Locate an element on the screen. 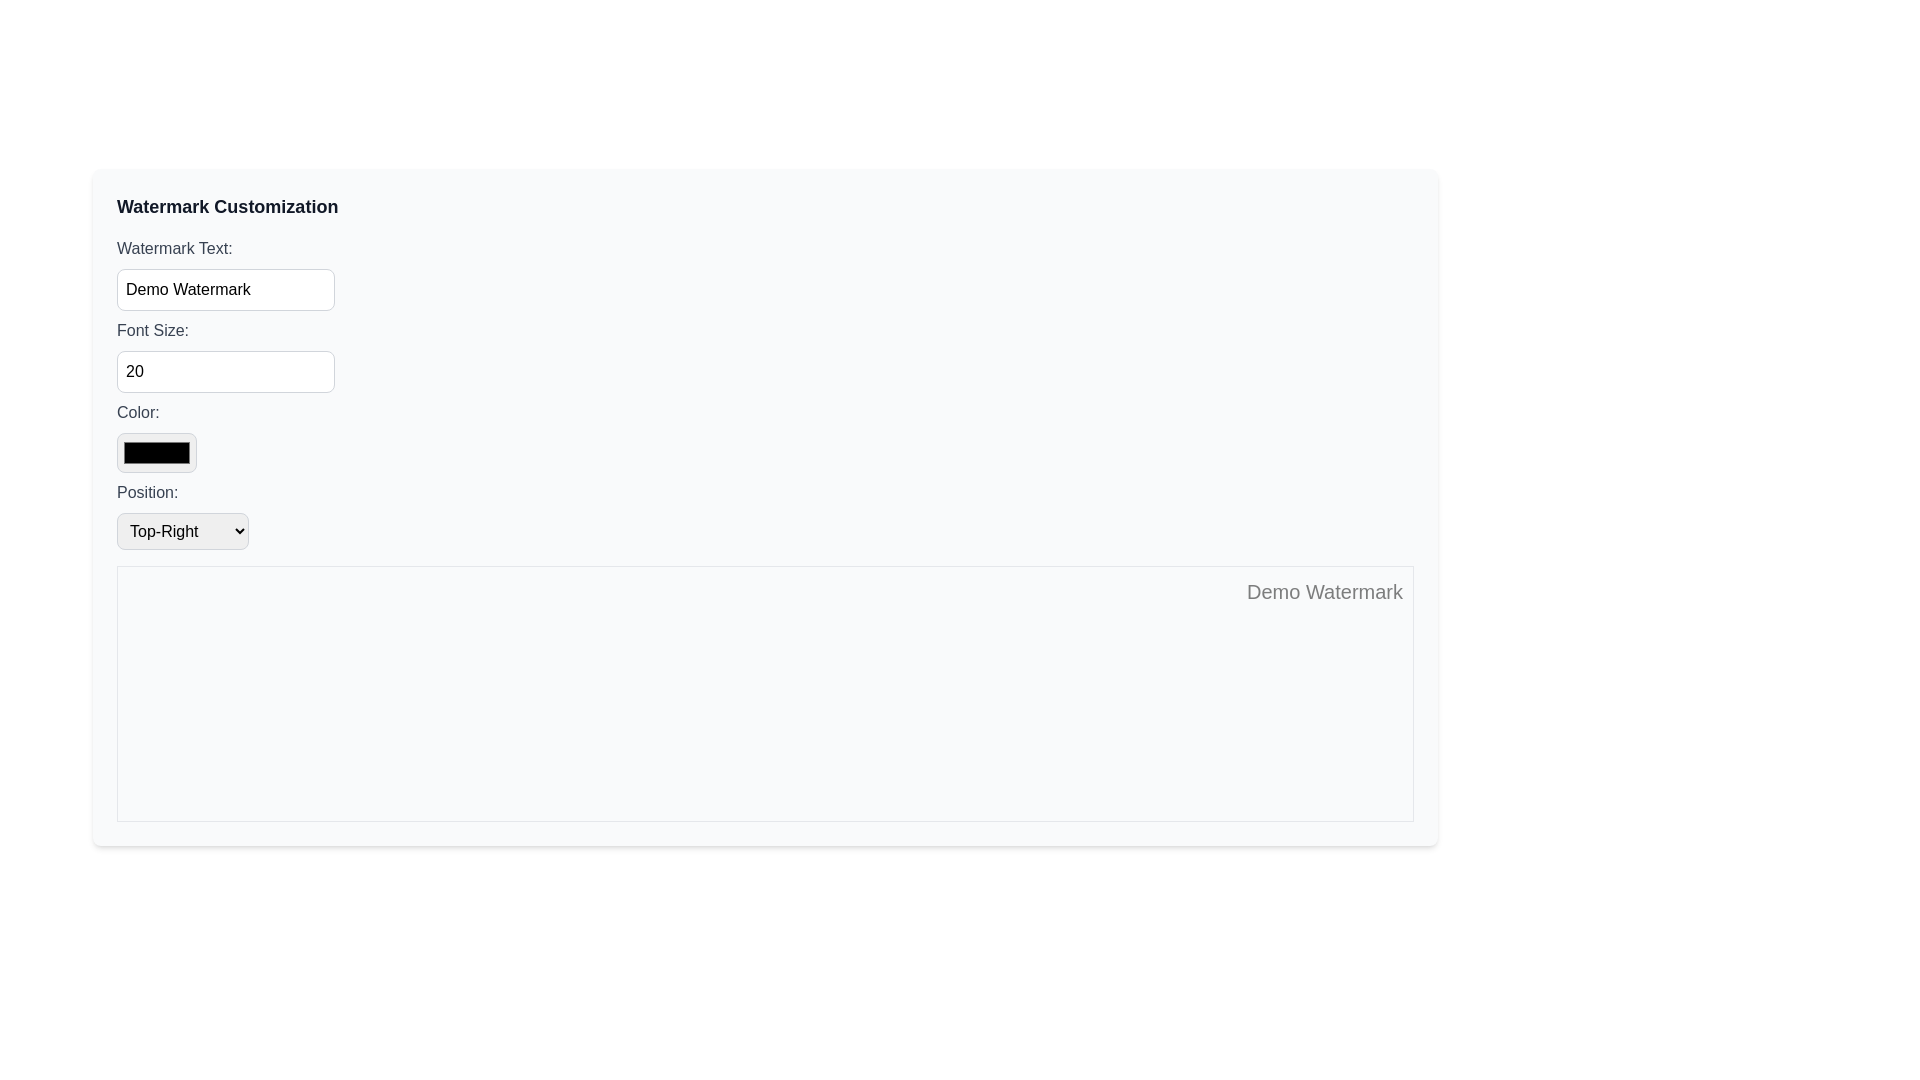  an option from the dropdown menu labeled 'Position:' which currently shows 'Top-Right' and has a downward arrow for expansion is located at coordinates (182, 530).